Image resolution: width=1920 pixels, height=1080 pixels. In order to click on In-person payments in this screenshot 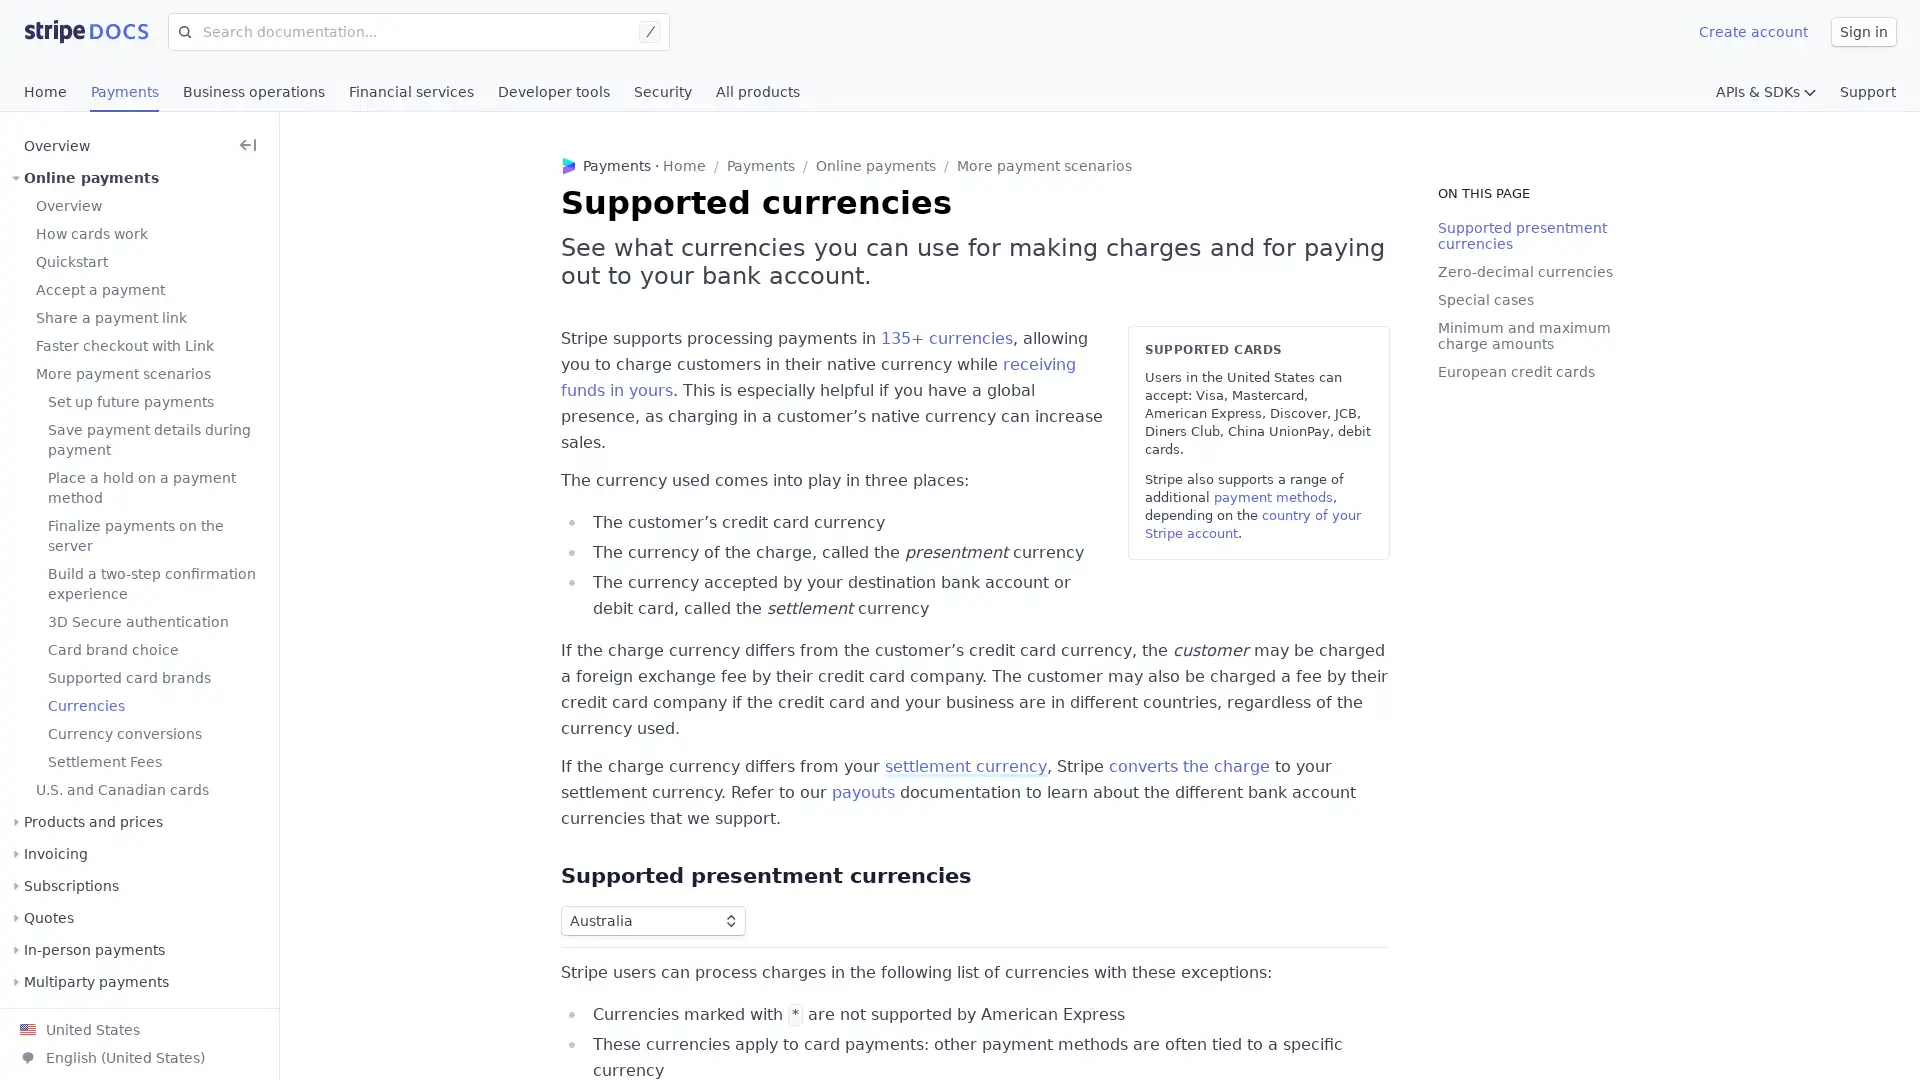, I will do `click(93, 948)`.